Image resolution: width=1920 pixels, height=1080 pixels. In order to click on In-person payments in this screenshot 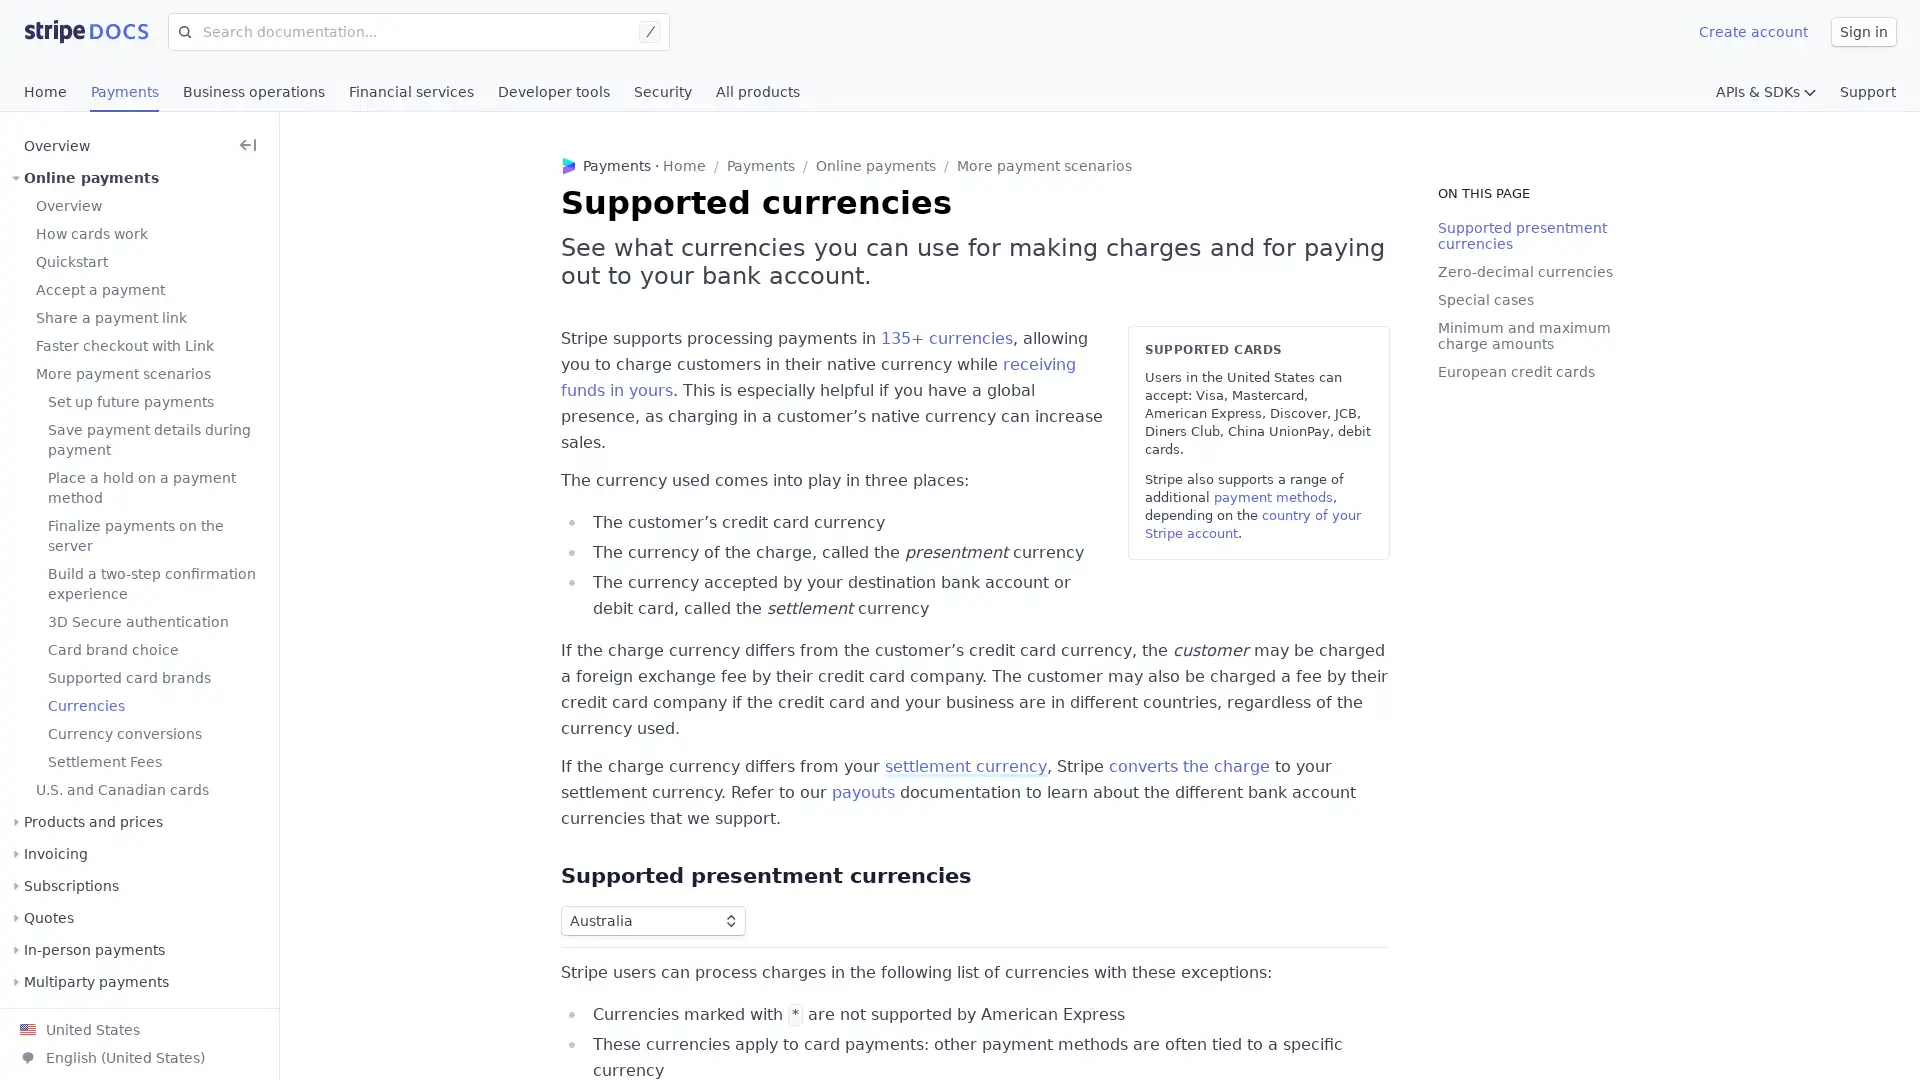, I will do `click(93, 948)`.